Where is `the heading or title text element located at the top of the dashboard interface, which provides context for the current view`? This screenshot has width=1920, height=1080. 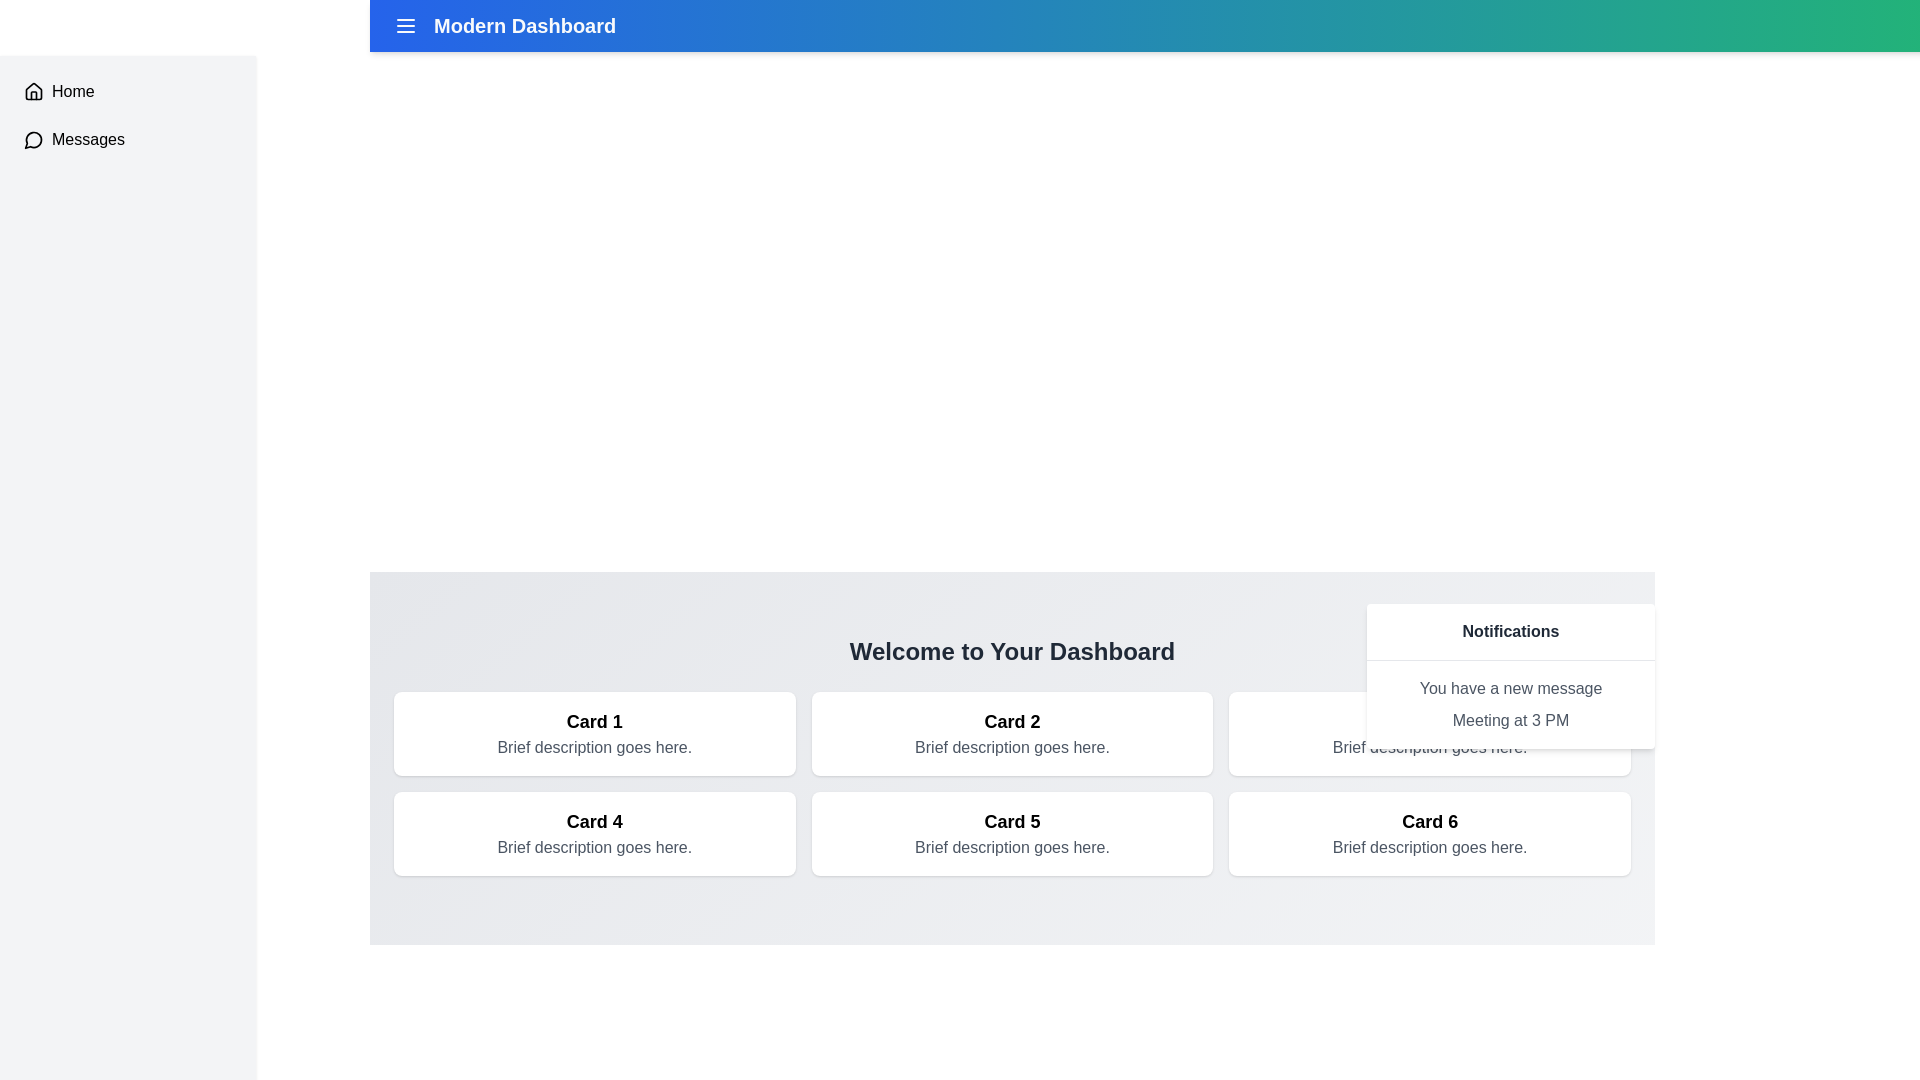
the heading or title text element located at the top of the dashboard interface, which provides context for the current view is located at coordinates (1012, 651).